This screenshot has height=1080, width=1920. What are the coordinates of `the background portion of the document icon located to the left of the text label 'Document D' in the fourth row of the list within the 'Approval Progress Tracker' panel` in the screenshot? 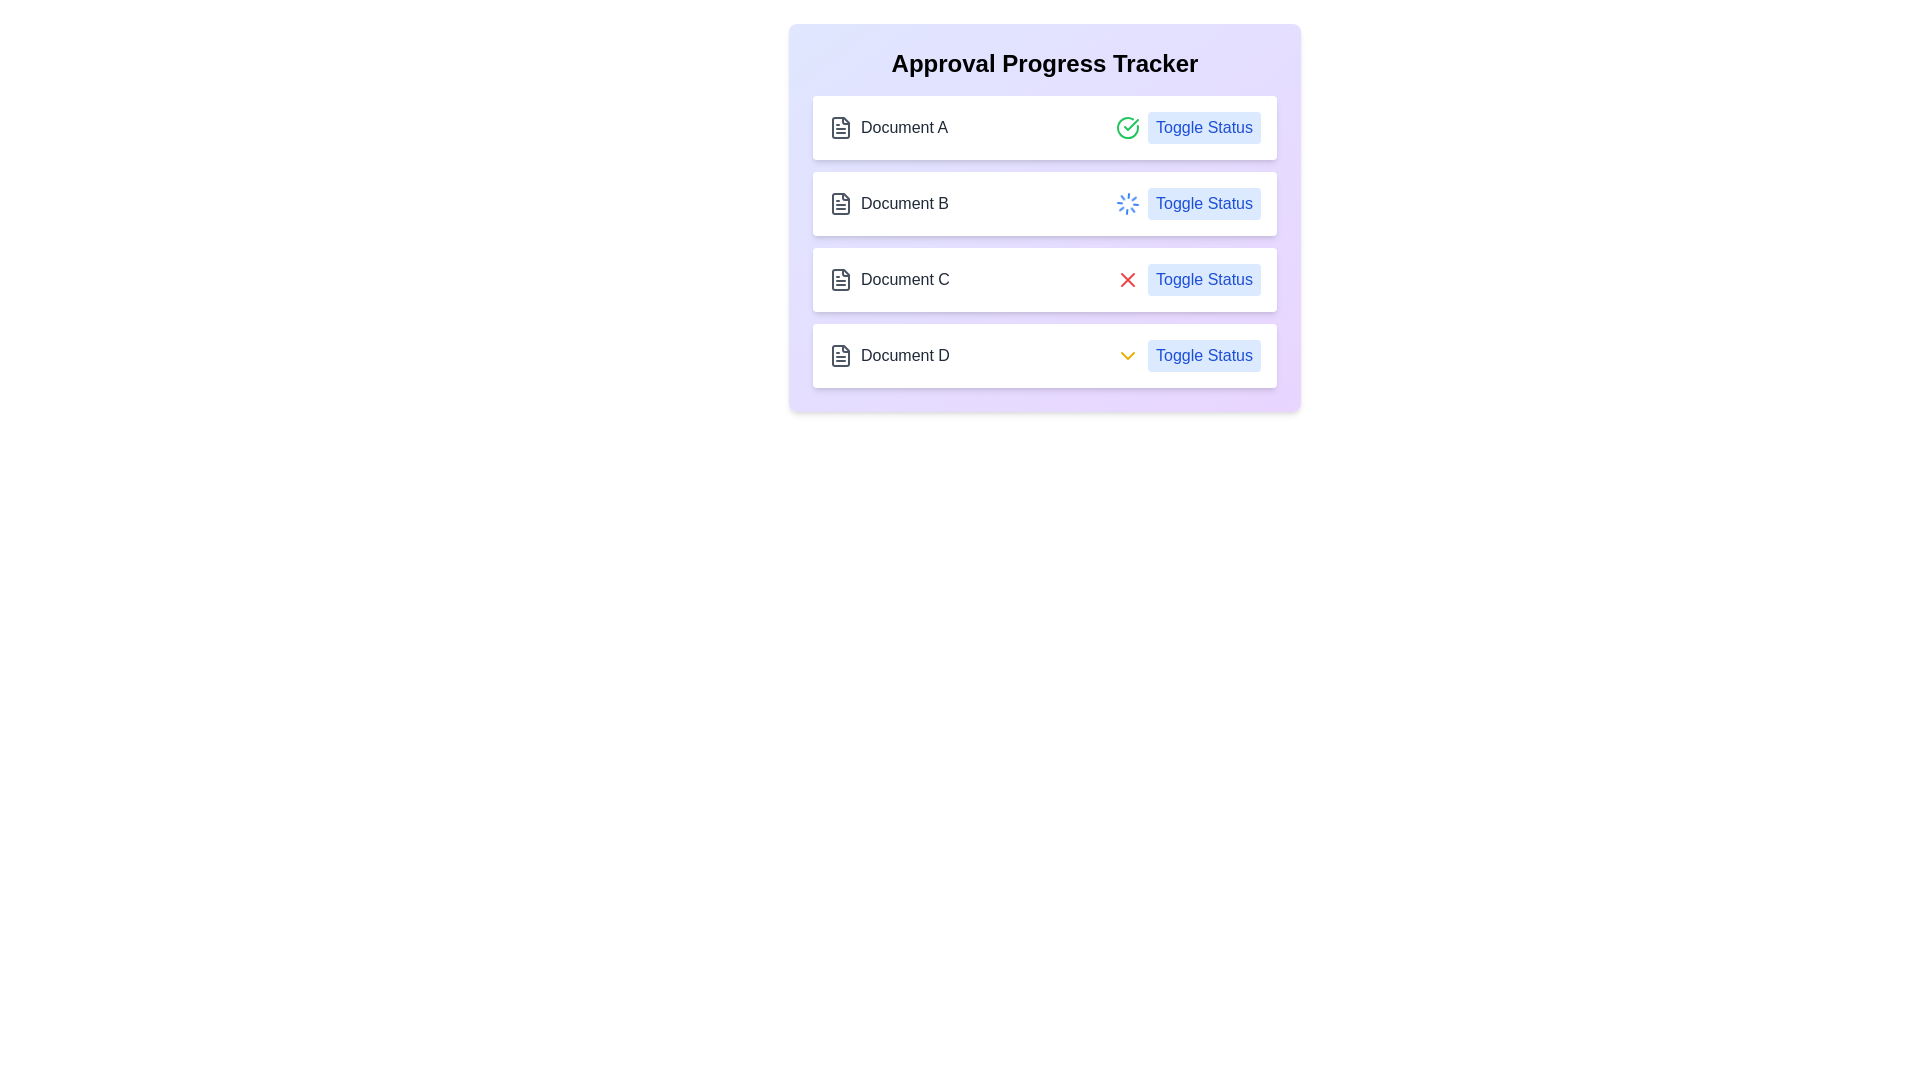 It's located at (840, 354).